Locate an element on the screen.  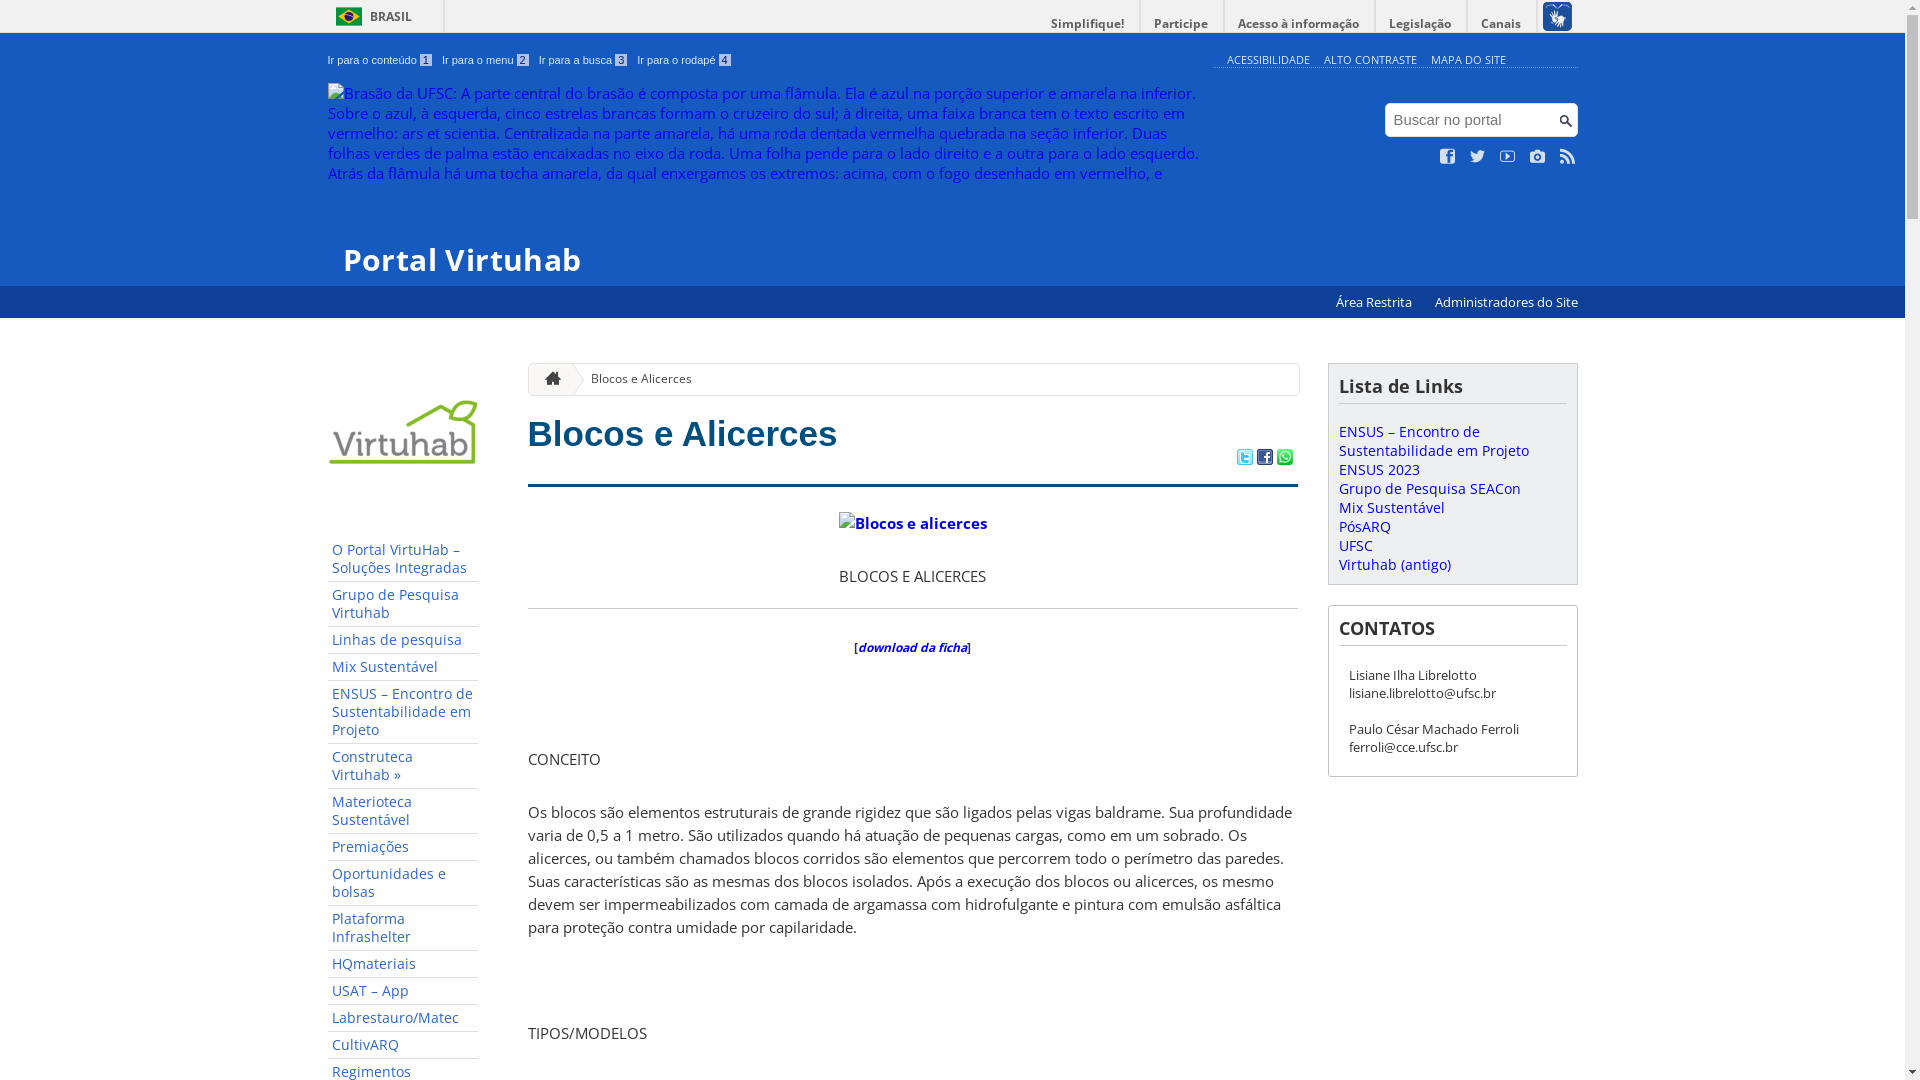
'ENSUS 2023' is located at coordinates (1377, 469).